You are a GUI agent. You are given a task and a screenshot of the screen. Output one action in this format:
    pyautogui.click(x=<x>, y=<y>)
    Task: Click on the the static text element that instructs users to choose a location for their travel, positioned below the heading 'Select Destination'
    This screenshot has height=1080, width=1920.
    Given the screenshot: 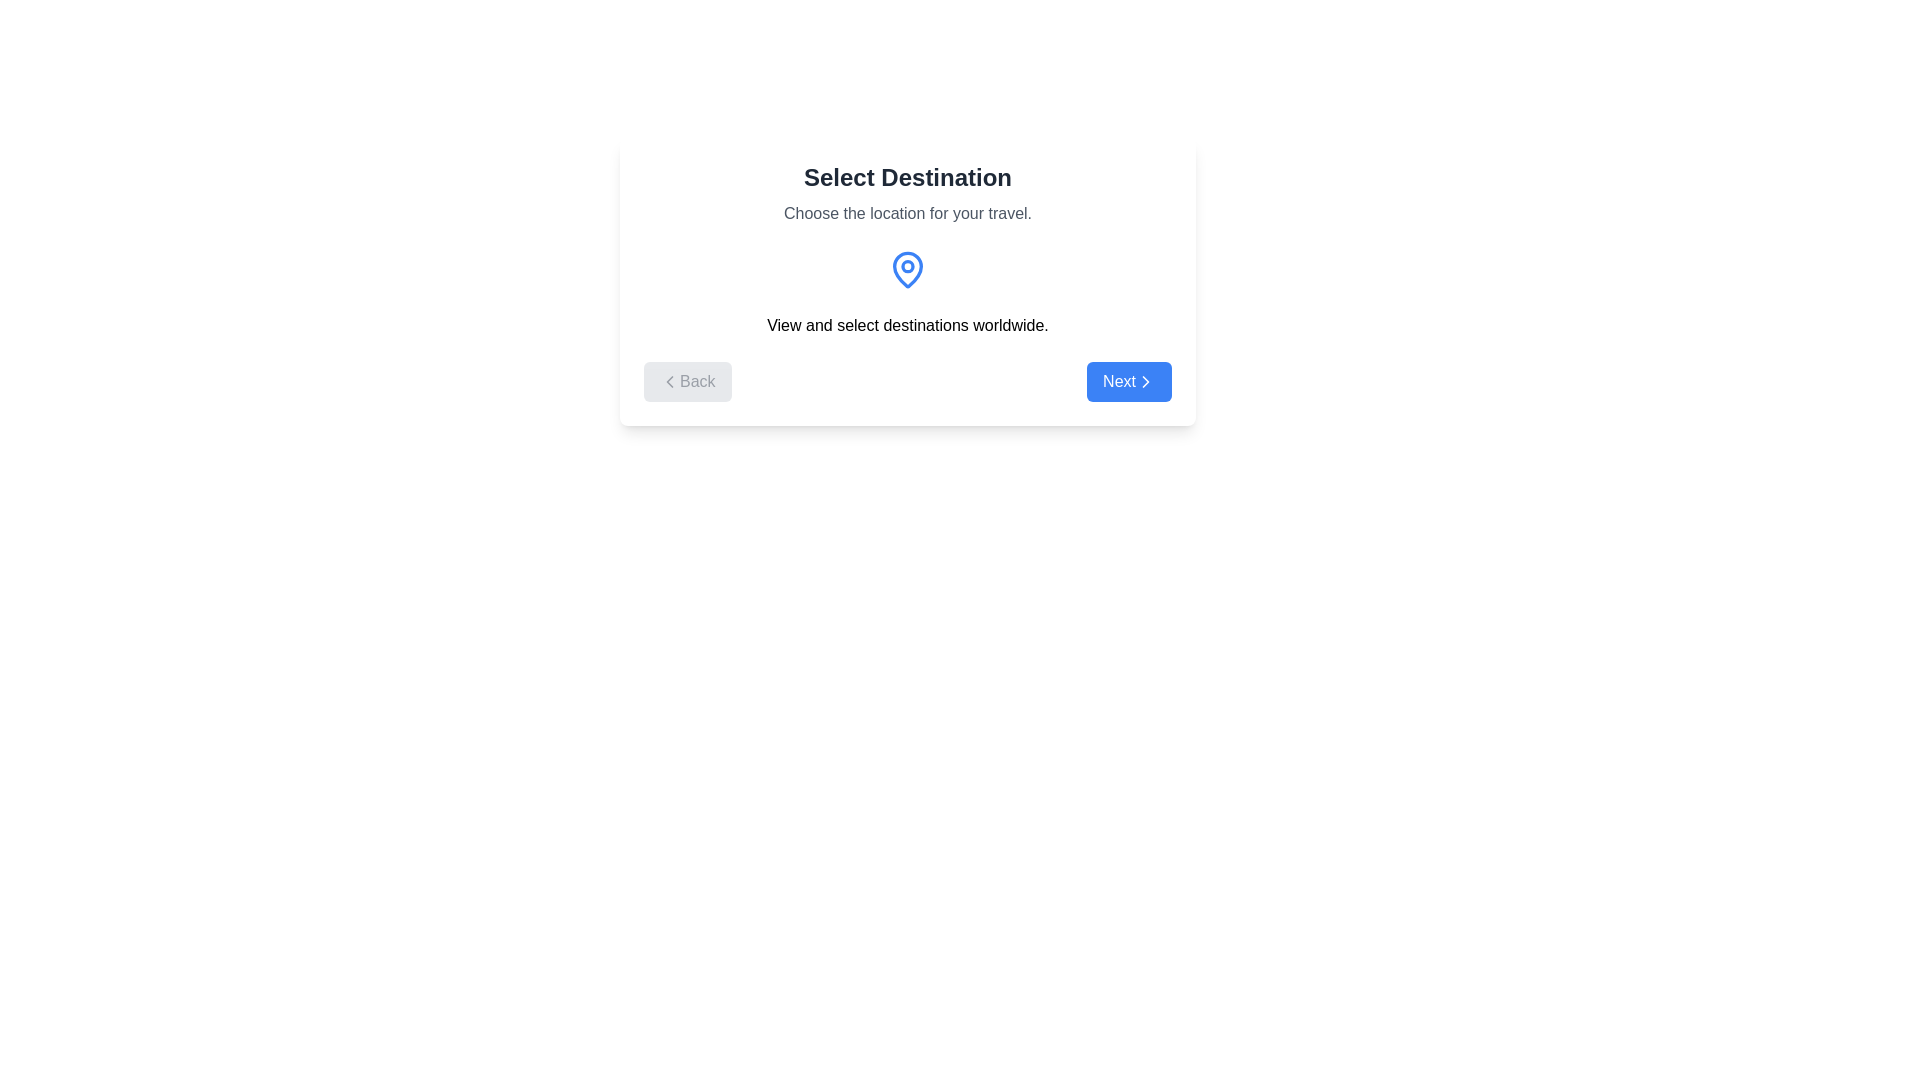 What is the action you would take?
    pyautogui.click(x=906, y=213)
    